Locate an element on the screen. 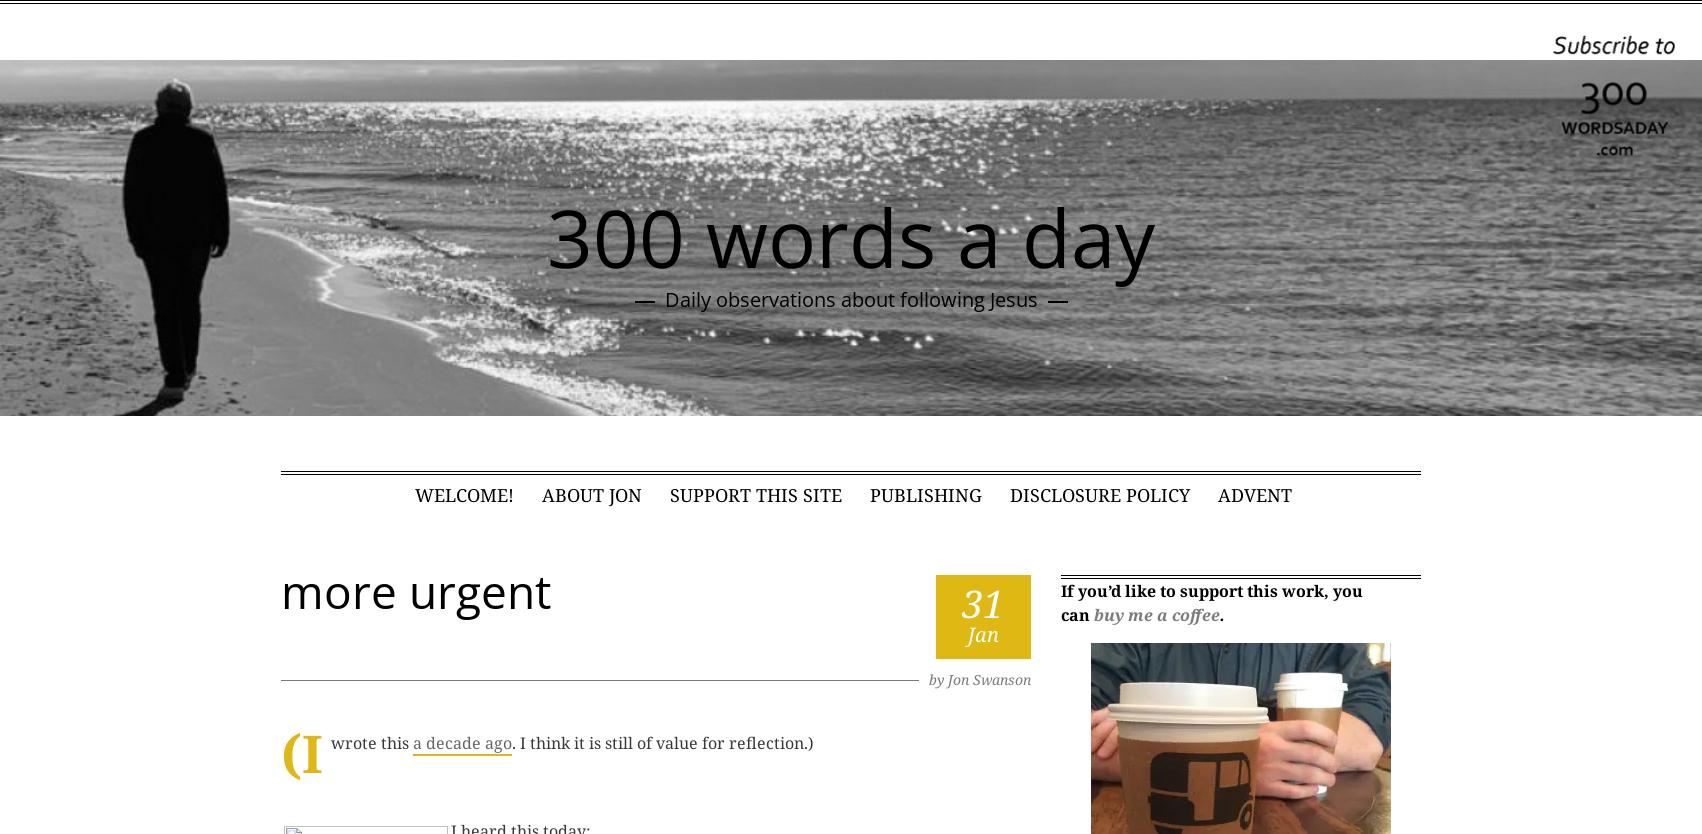 The height and width of the screenshot is (834, 1702). '.' is located at coordinates (1219, 613).